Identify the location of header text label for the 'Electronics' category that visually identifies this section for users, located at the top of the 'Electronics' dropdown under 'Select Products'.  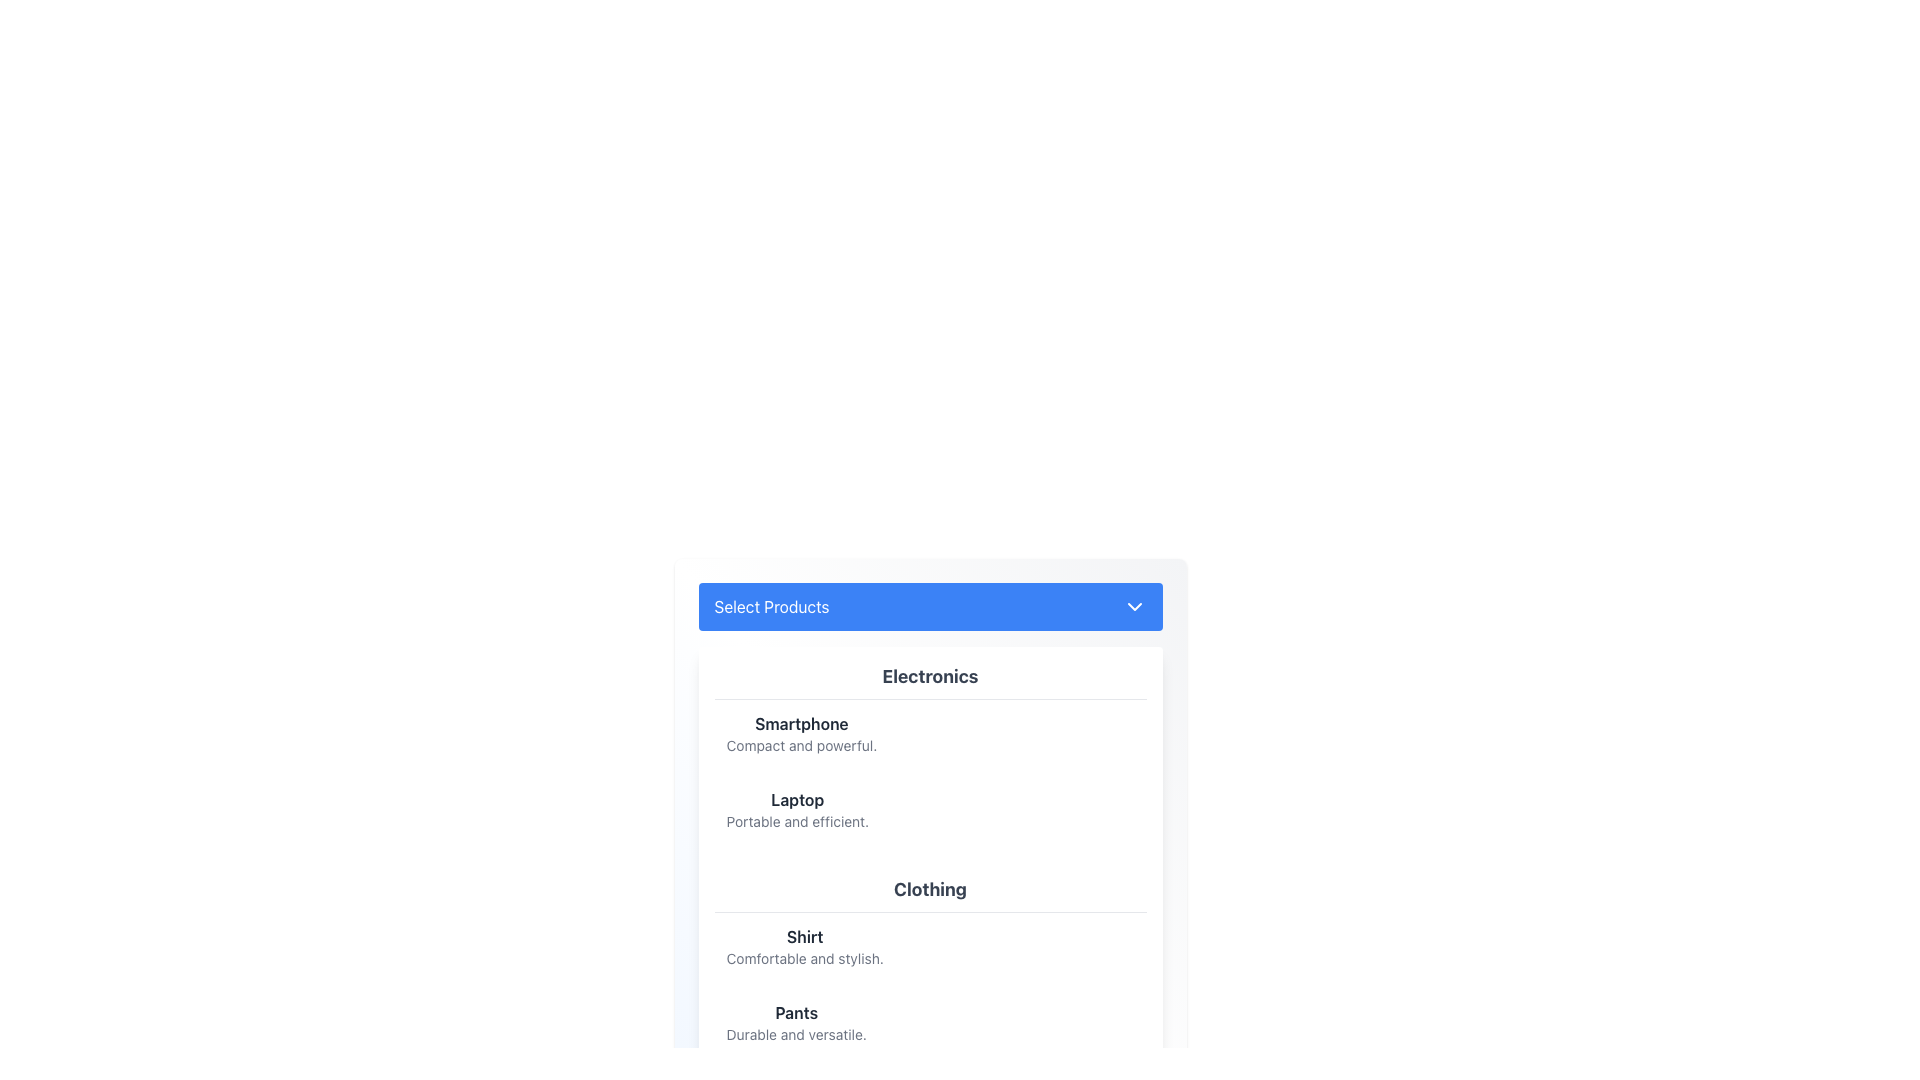
(929, 676).